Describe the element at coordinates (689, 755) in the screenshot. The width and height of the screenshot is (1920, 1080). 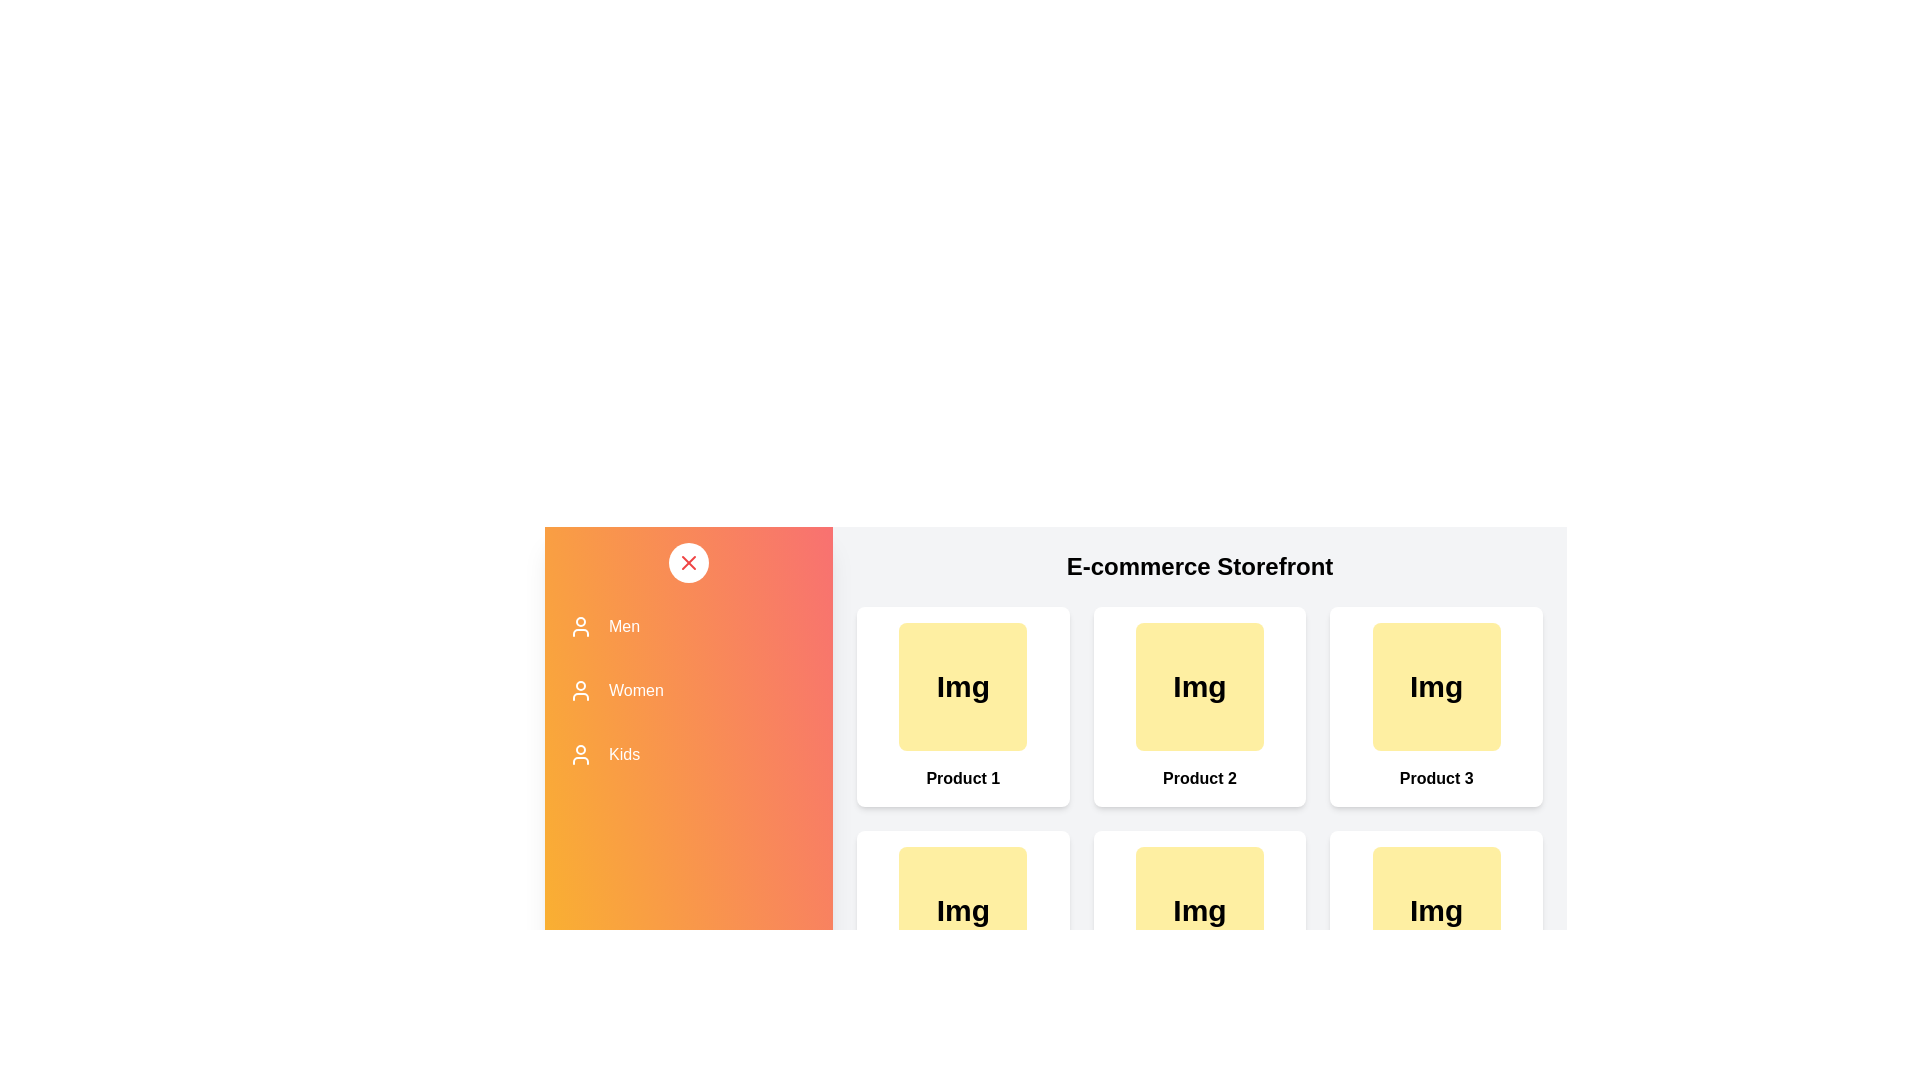
I see `the category Kids to observe its hover effect` at that location.